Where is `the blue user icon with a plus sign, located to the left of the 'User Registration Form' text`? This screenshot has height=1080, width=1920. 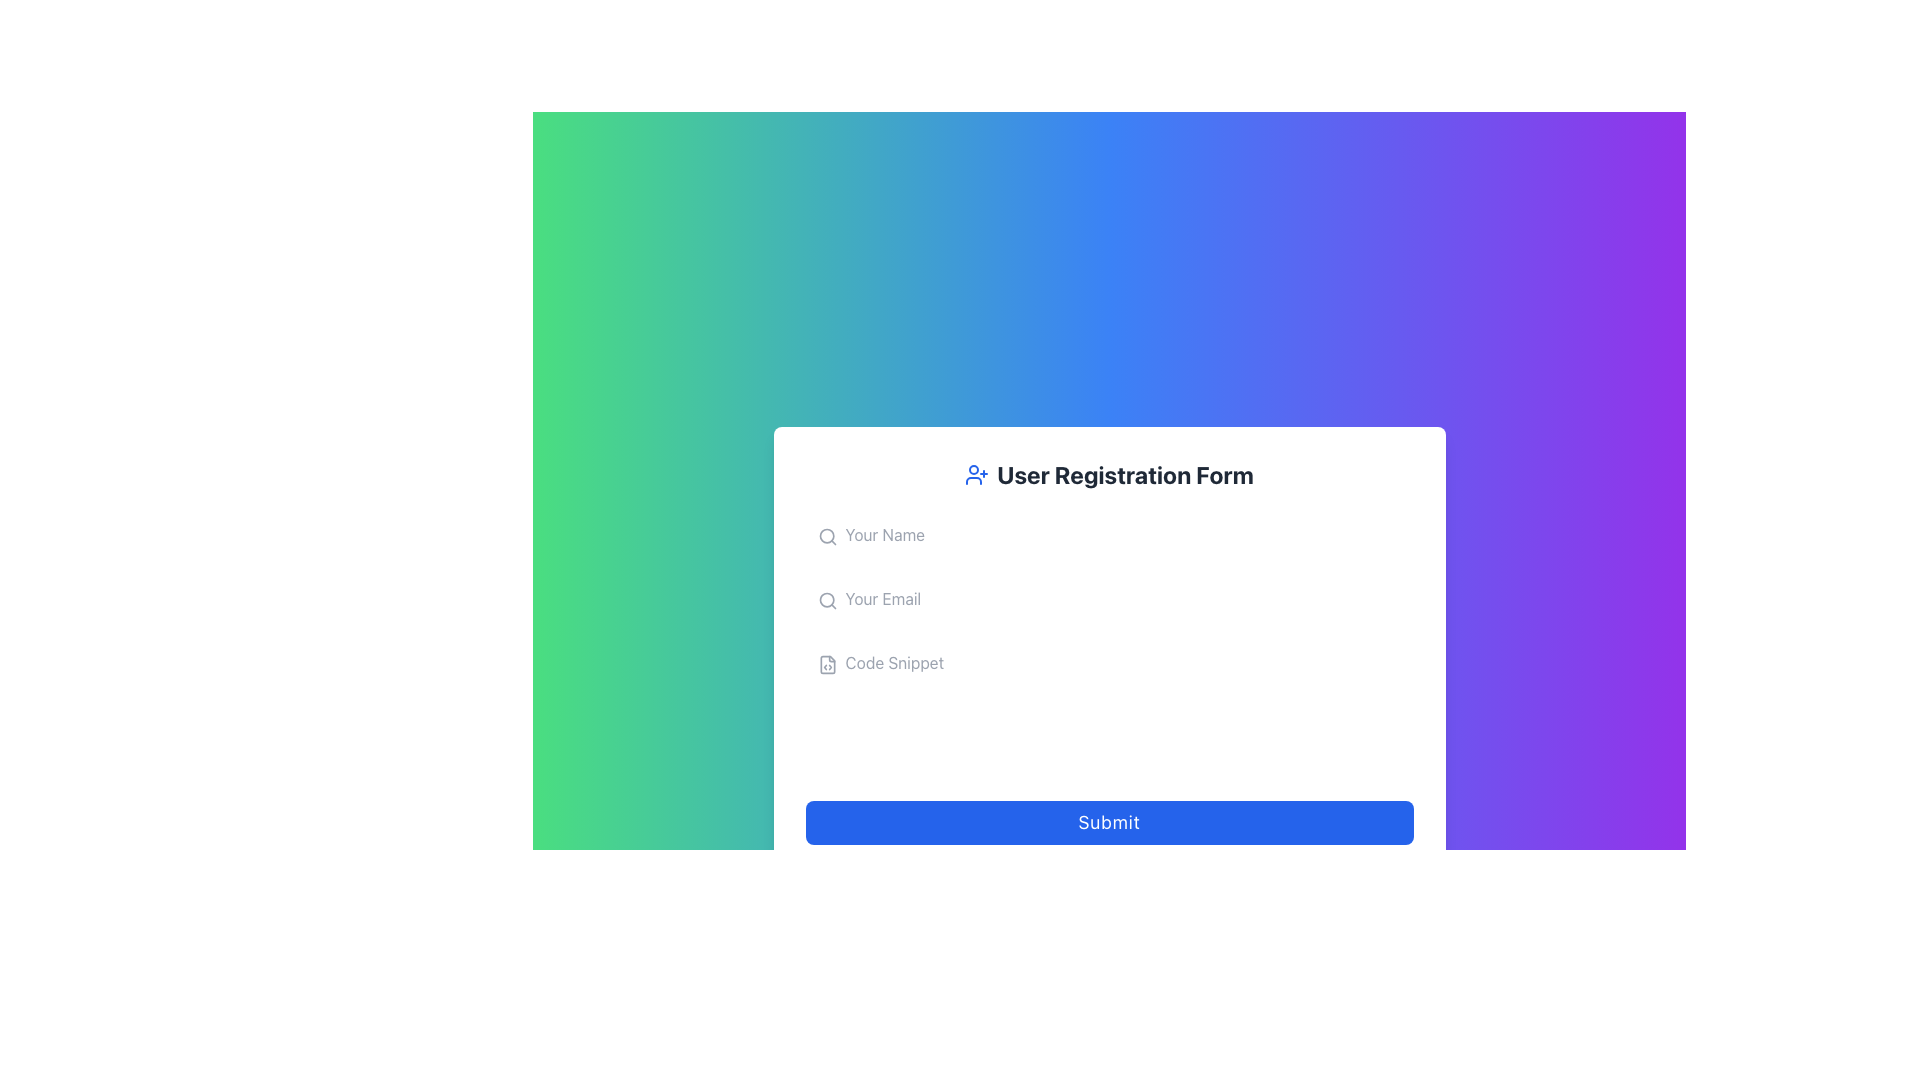 the blue user icon with a plus sign, located to the left of the 'User Registration Form' text is located at coordinates (977, 474).